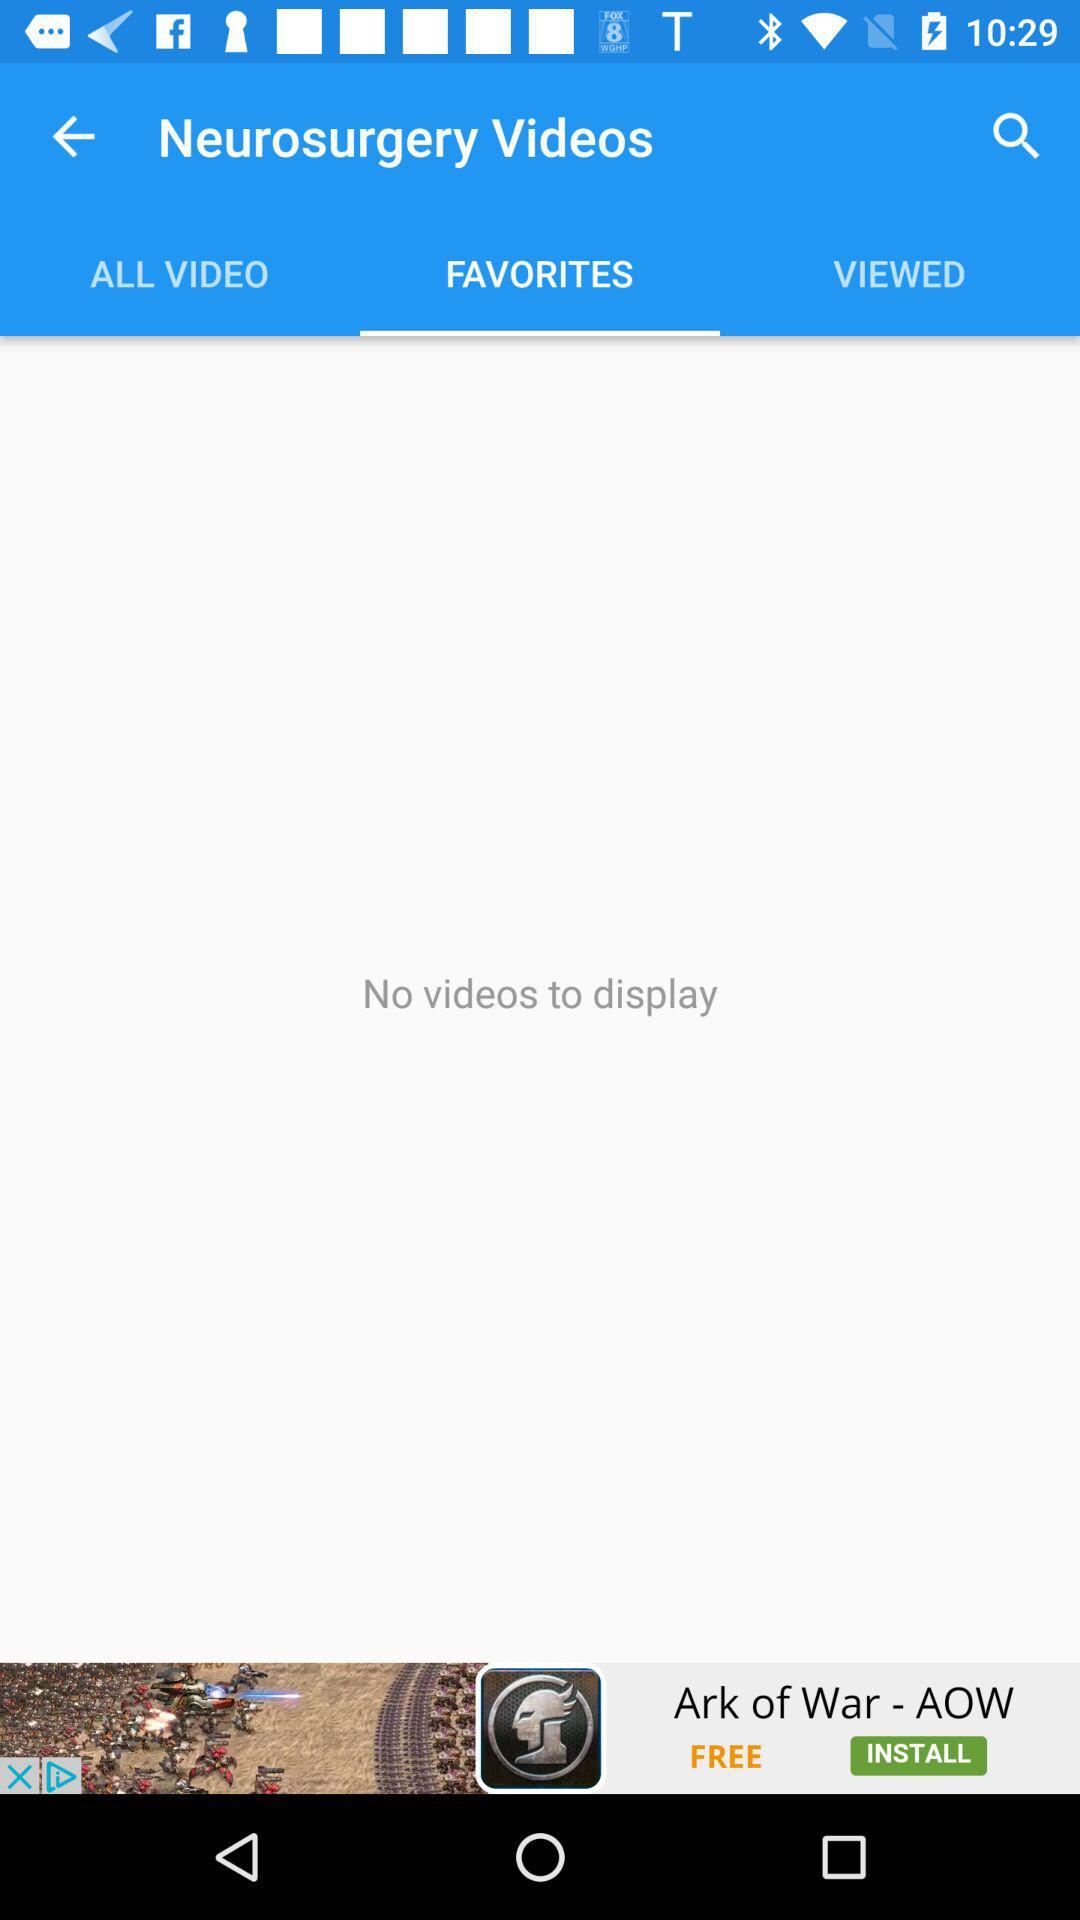 Image resolution: width=1080 pixels, height=1920 pixels. I want to click on advertisement, so click(540, 1727).